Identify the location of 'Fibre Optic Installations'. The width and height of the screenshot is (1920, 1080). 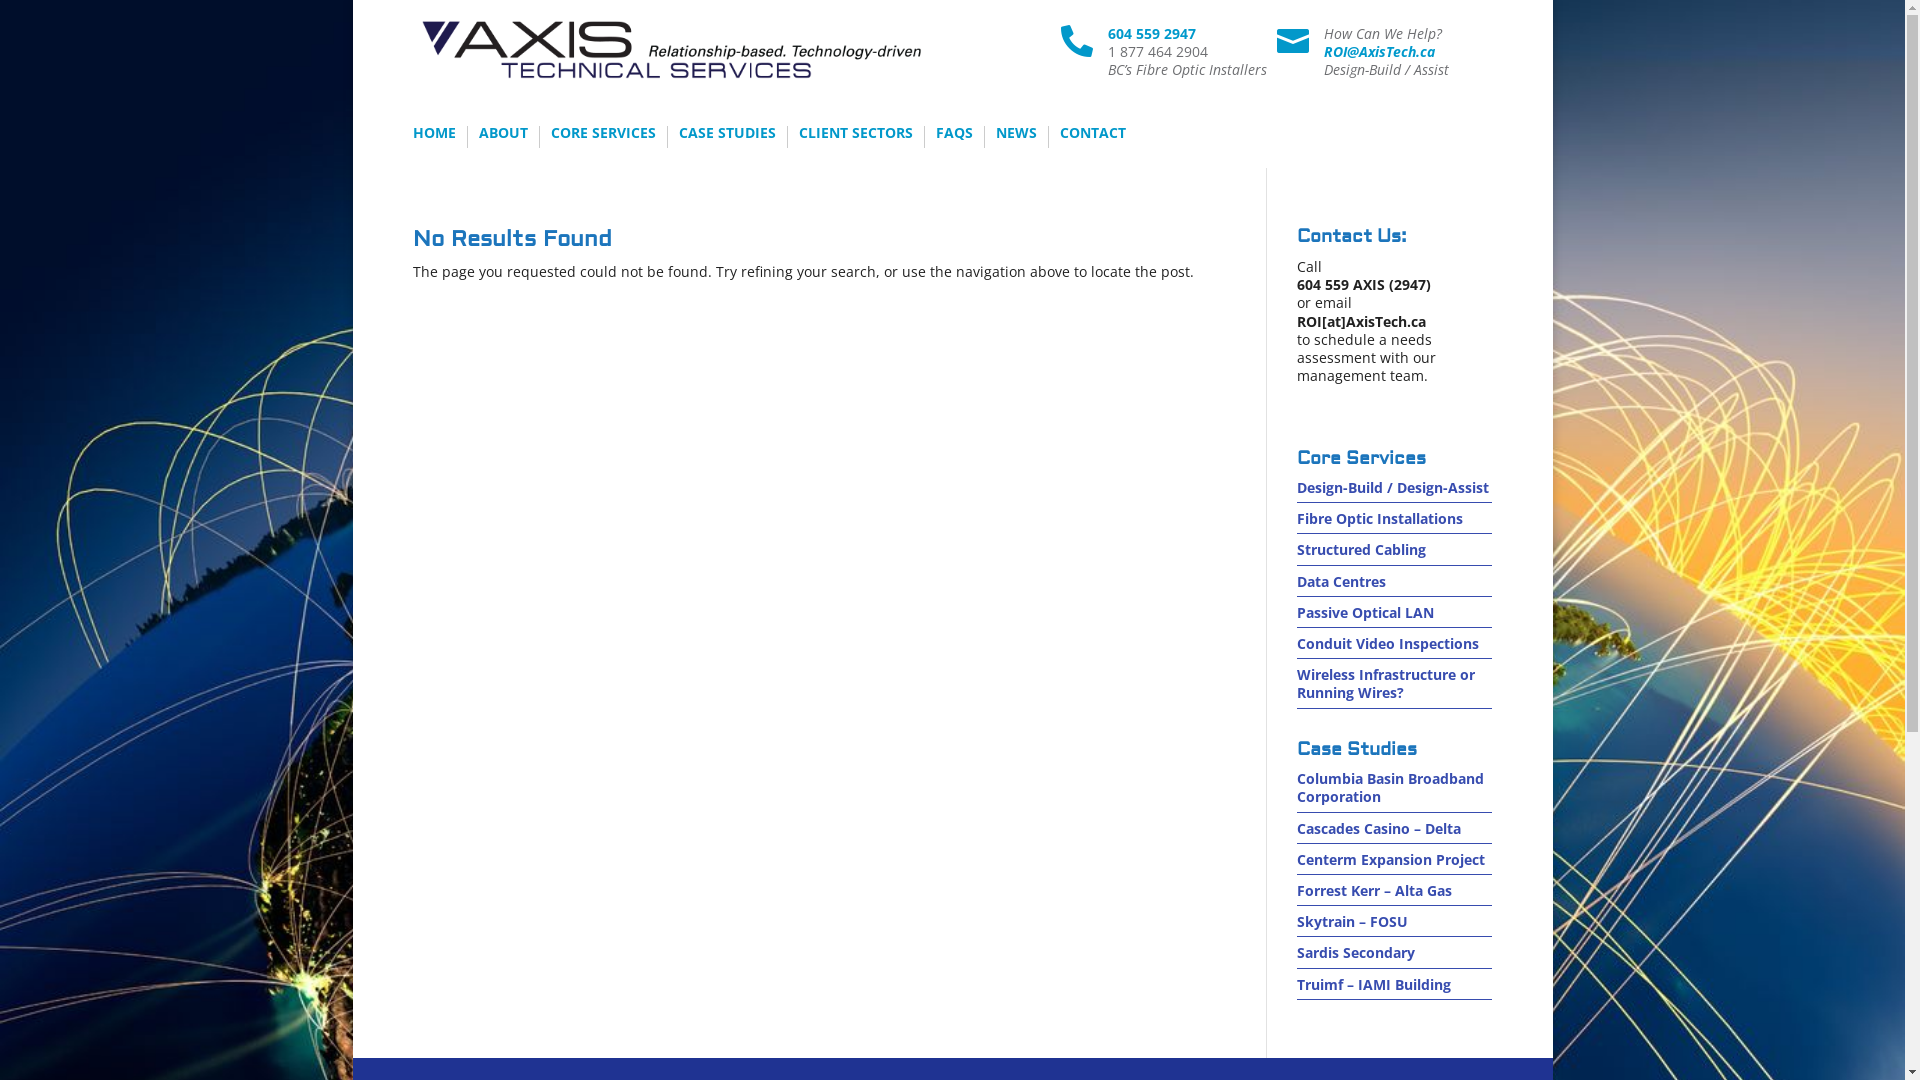
(1296, 517).